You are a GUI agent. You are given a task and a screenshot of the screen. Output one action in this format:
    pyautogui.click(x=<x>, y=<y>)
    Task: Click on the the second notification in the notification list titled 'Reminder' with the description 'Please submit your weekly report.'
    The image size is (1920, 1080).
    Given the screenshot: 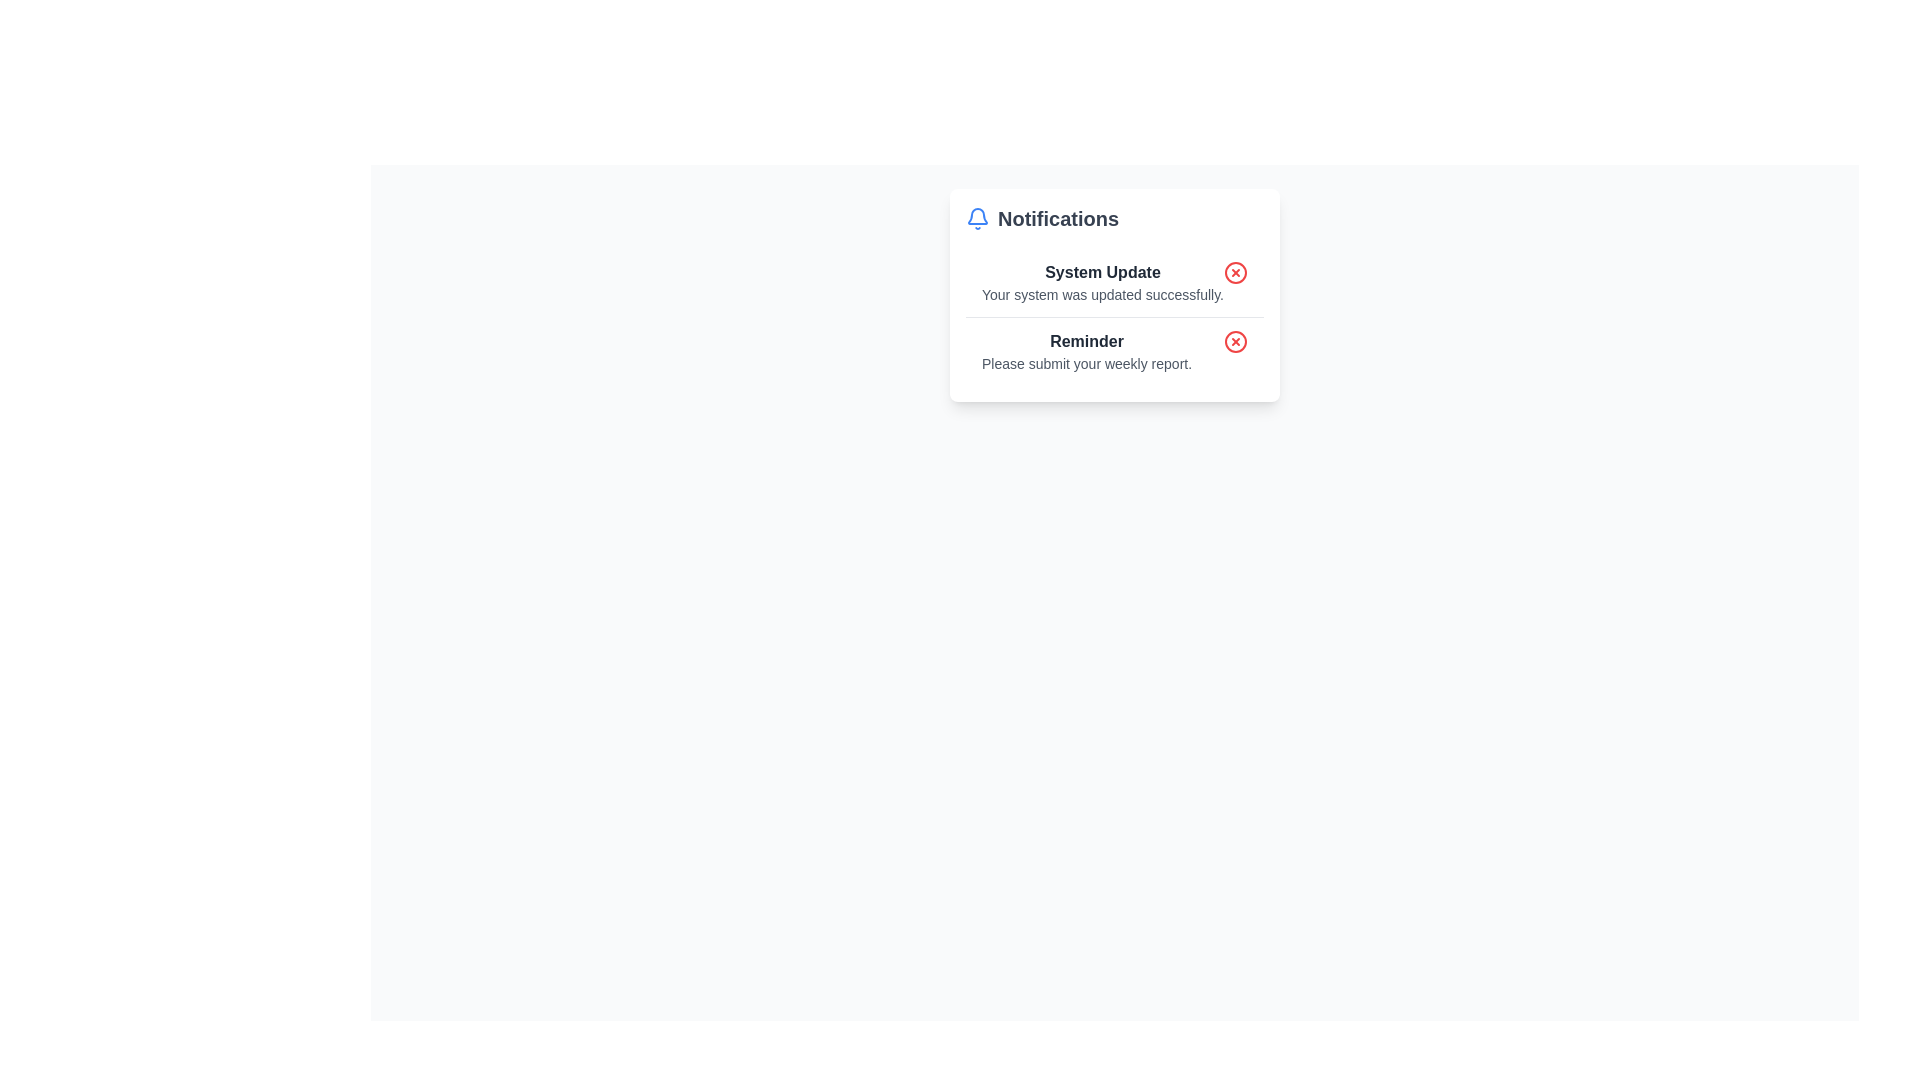 What is the action you would take?
    pyautogui.click(x=1113, y=350)
    